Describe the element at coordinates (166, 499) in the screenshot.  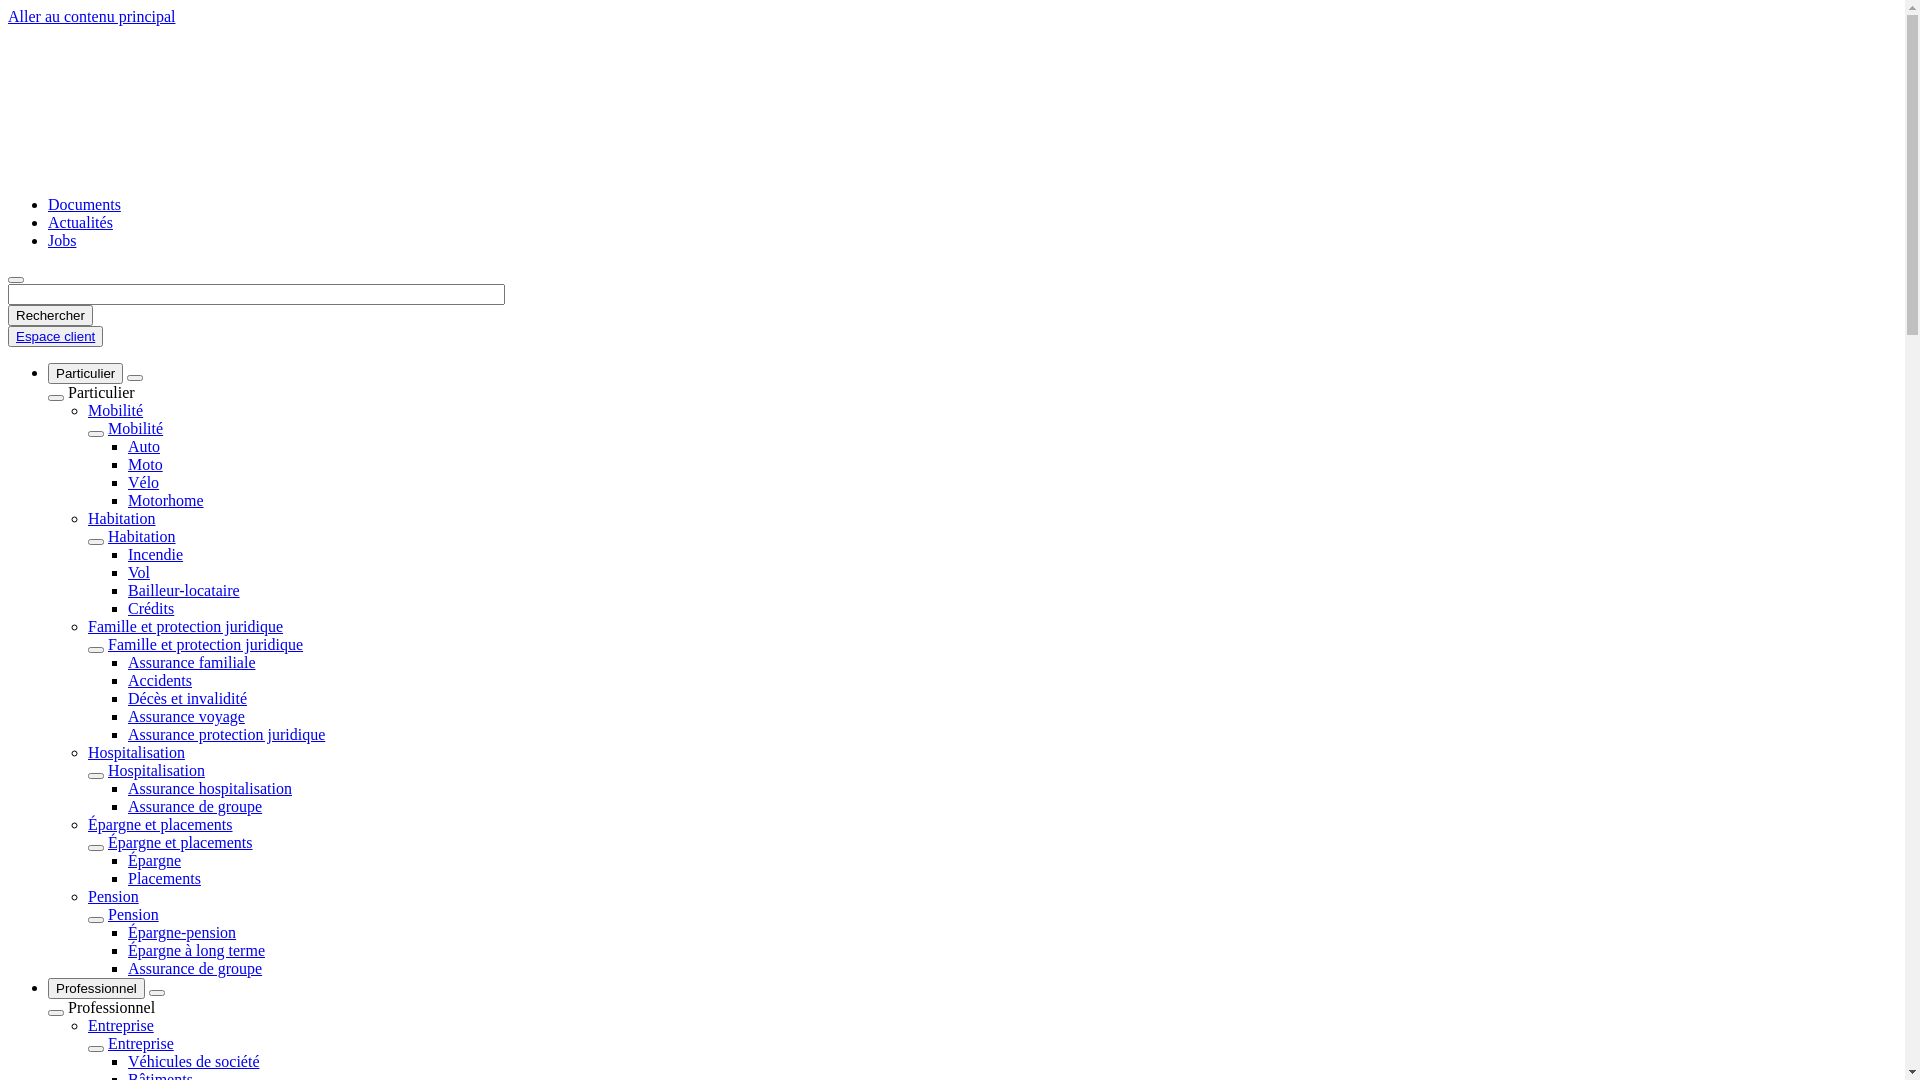
I see `'Motorhome'` at that location.